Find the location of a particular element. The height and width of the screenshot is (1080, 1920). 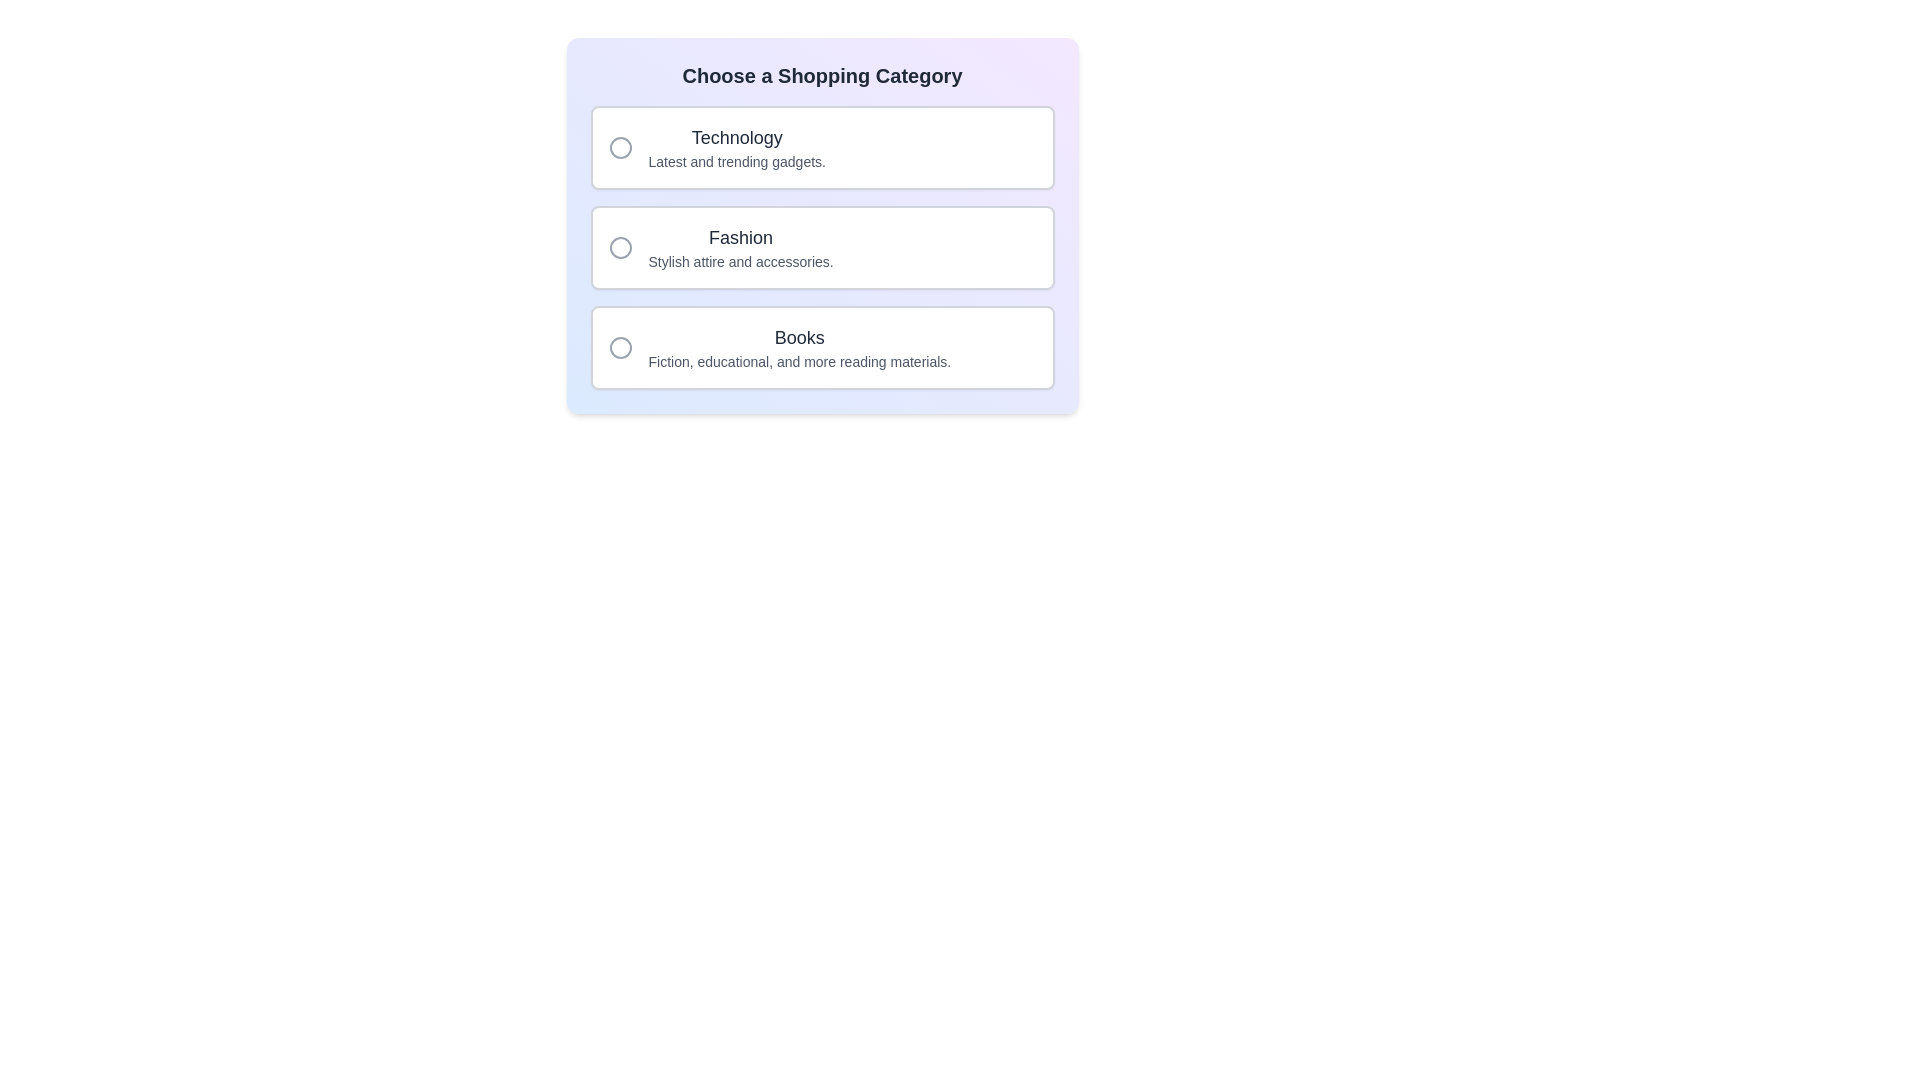

the Text Label for the 'Fashion' category, which is located in the second option of the 'Choose a Shopping Category' section, positioned above the text 'Stylish attire and accessories.' and below 'Technology' is located at coordinates (740, 237).